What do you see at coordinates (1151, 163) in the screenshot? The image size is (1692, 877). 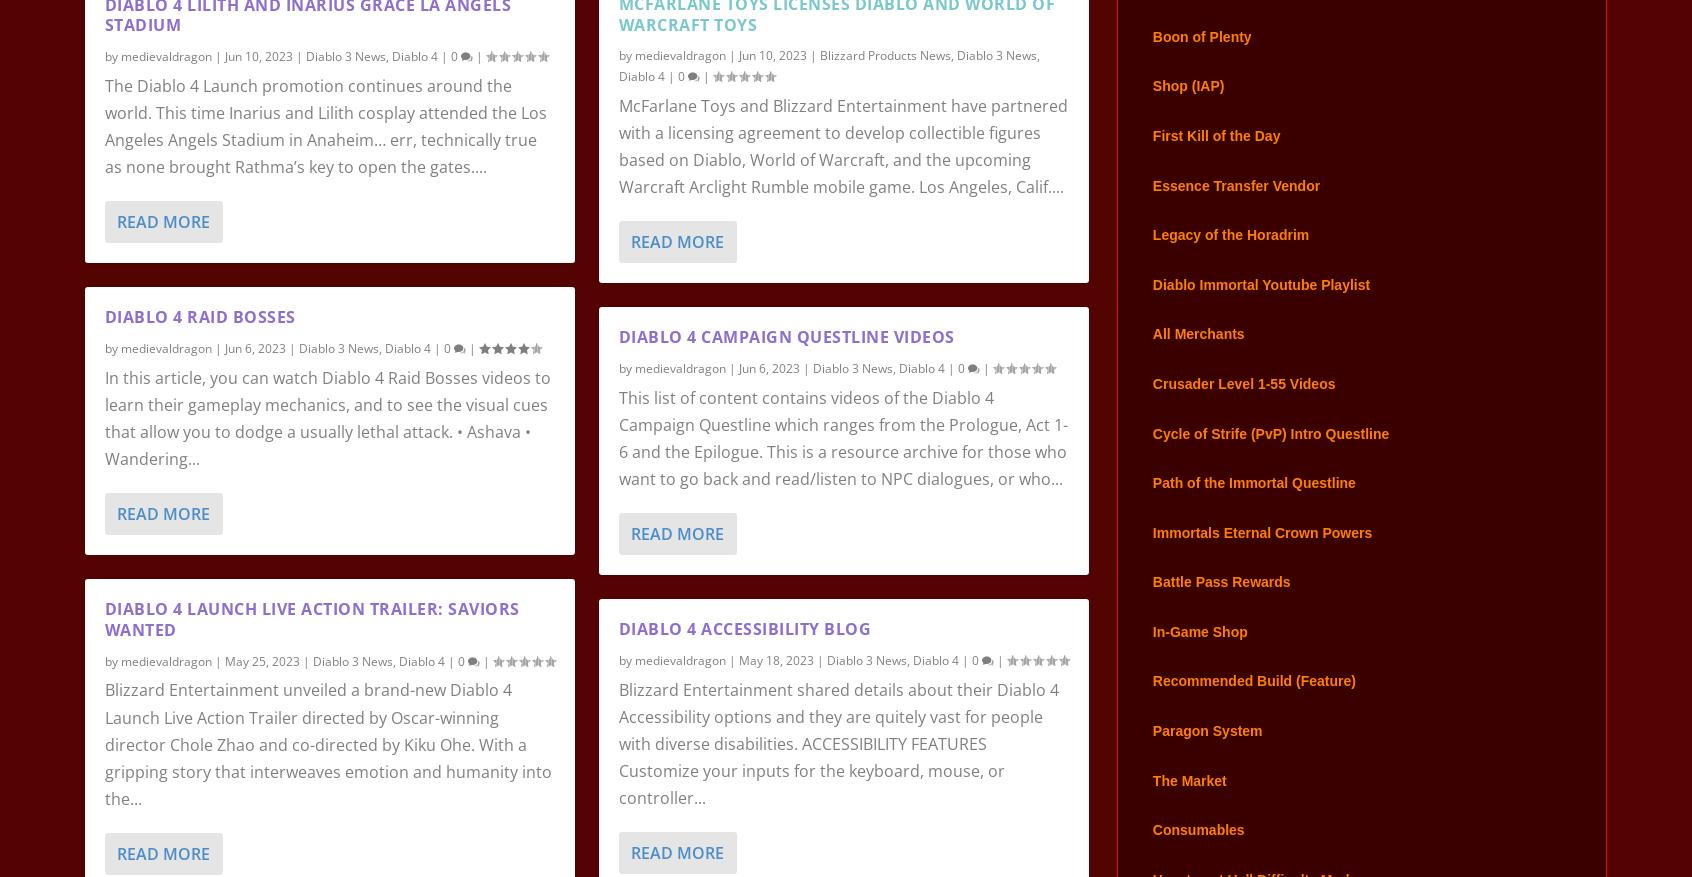 I see `'First Kill of the Day'` at bounding box center [1151, 163].